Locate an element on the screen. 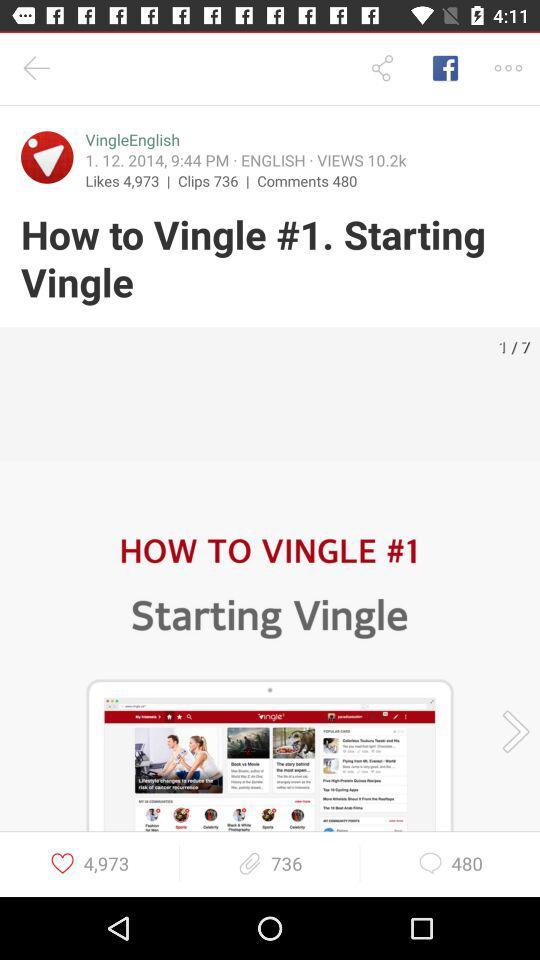  the item above the 1 12 2014 item is located at coordinates (132, 139).